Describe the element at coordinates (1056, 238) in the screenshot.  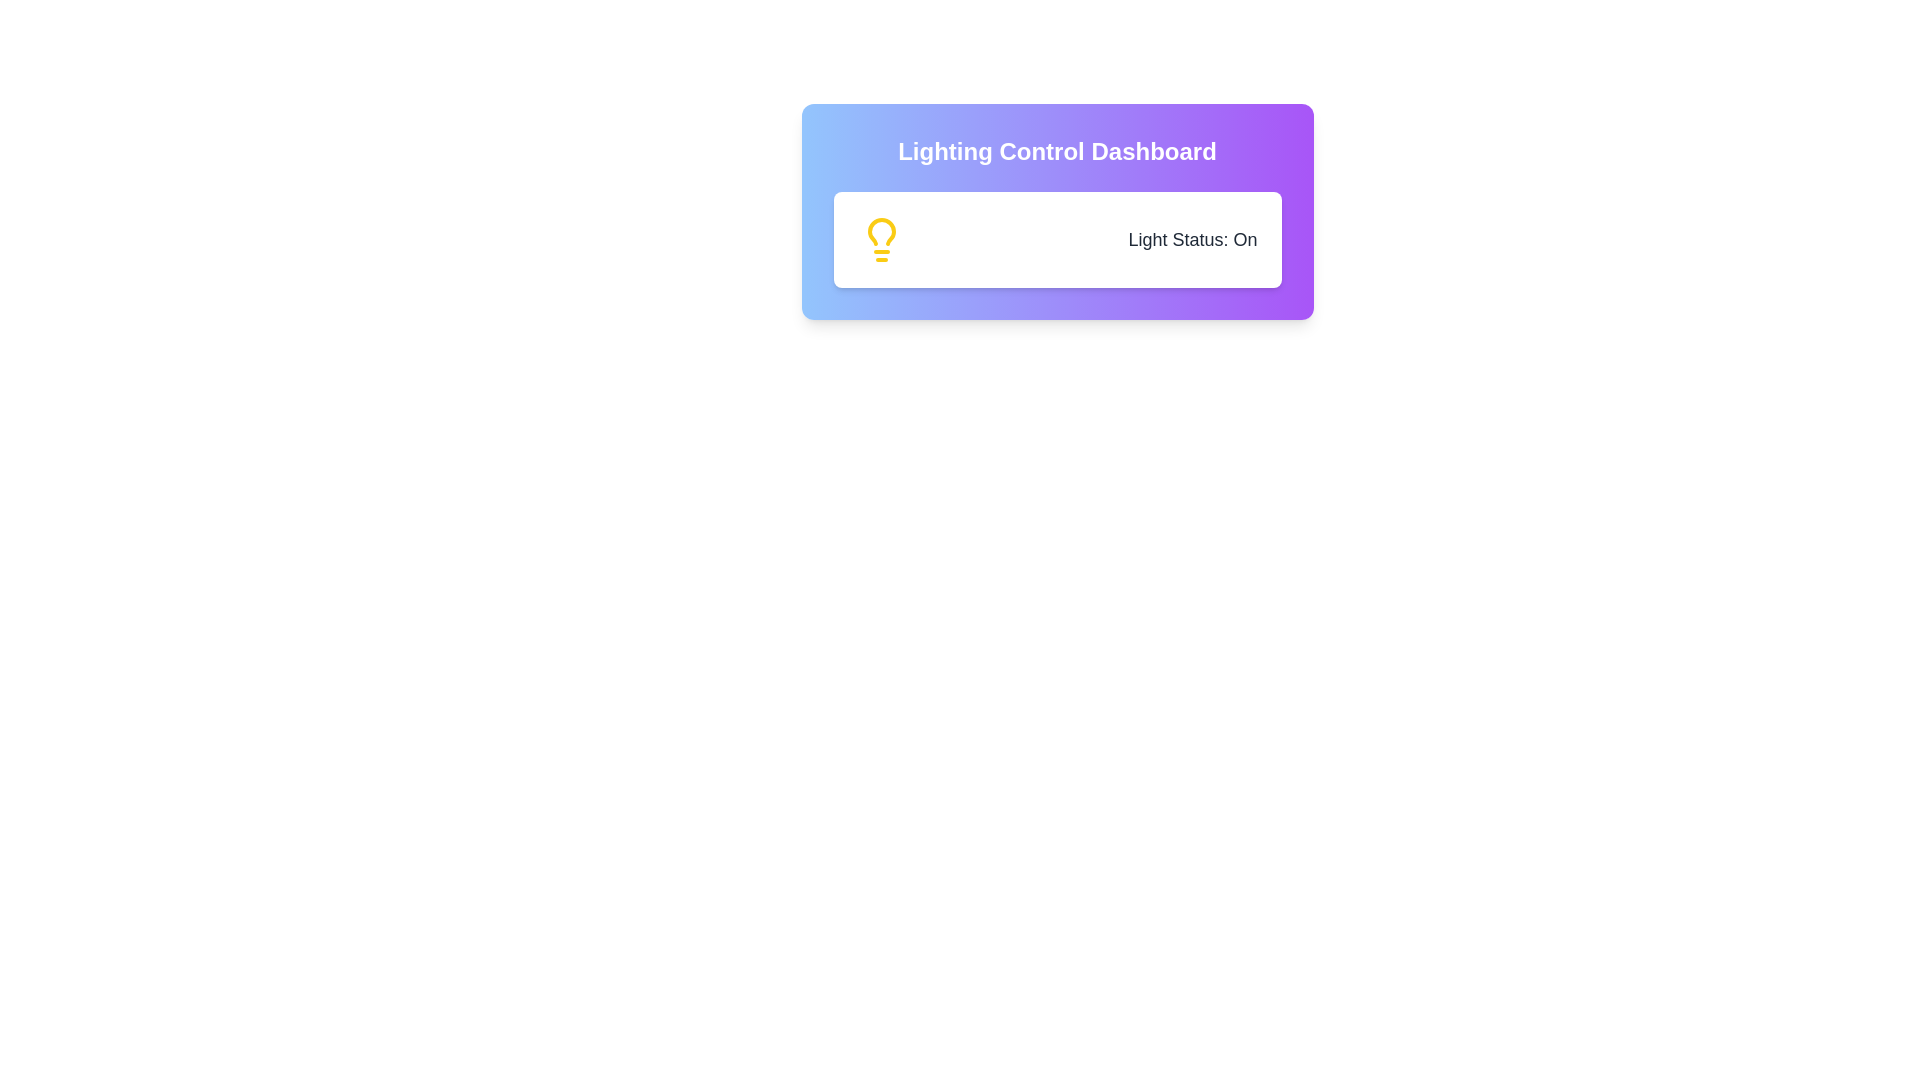
I see `the panel displaying 'Light Status: On' to toggle the light status` at that location.